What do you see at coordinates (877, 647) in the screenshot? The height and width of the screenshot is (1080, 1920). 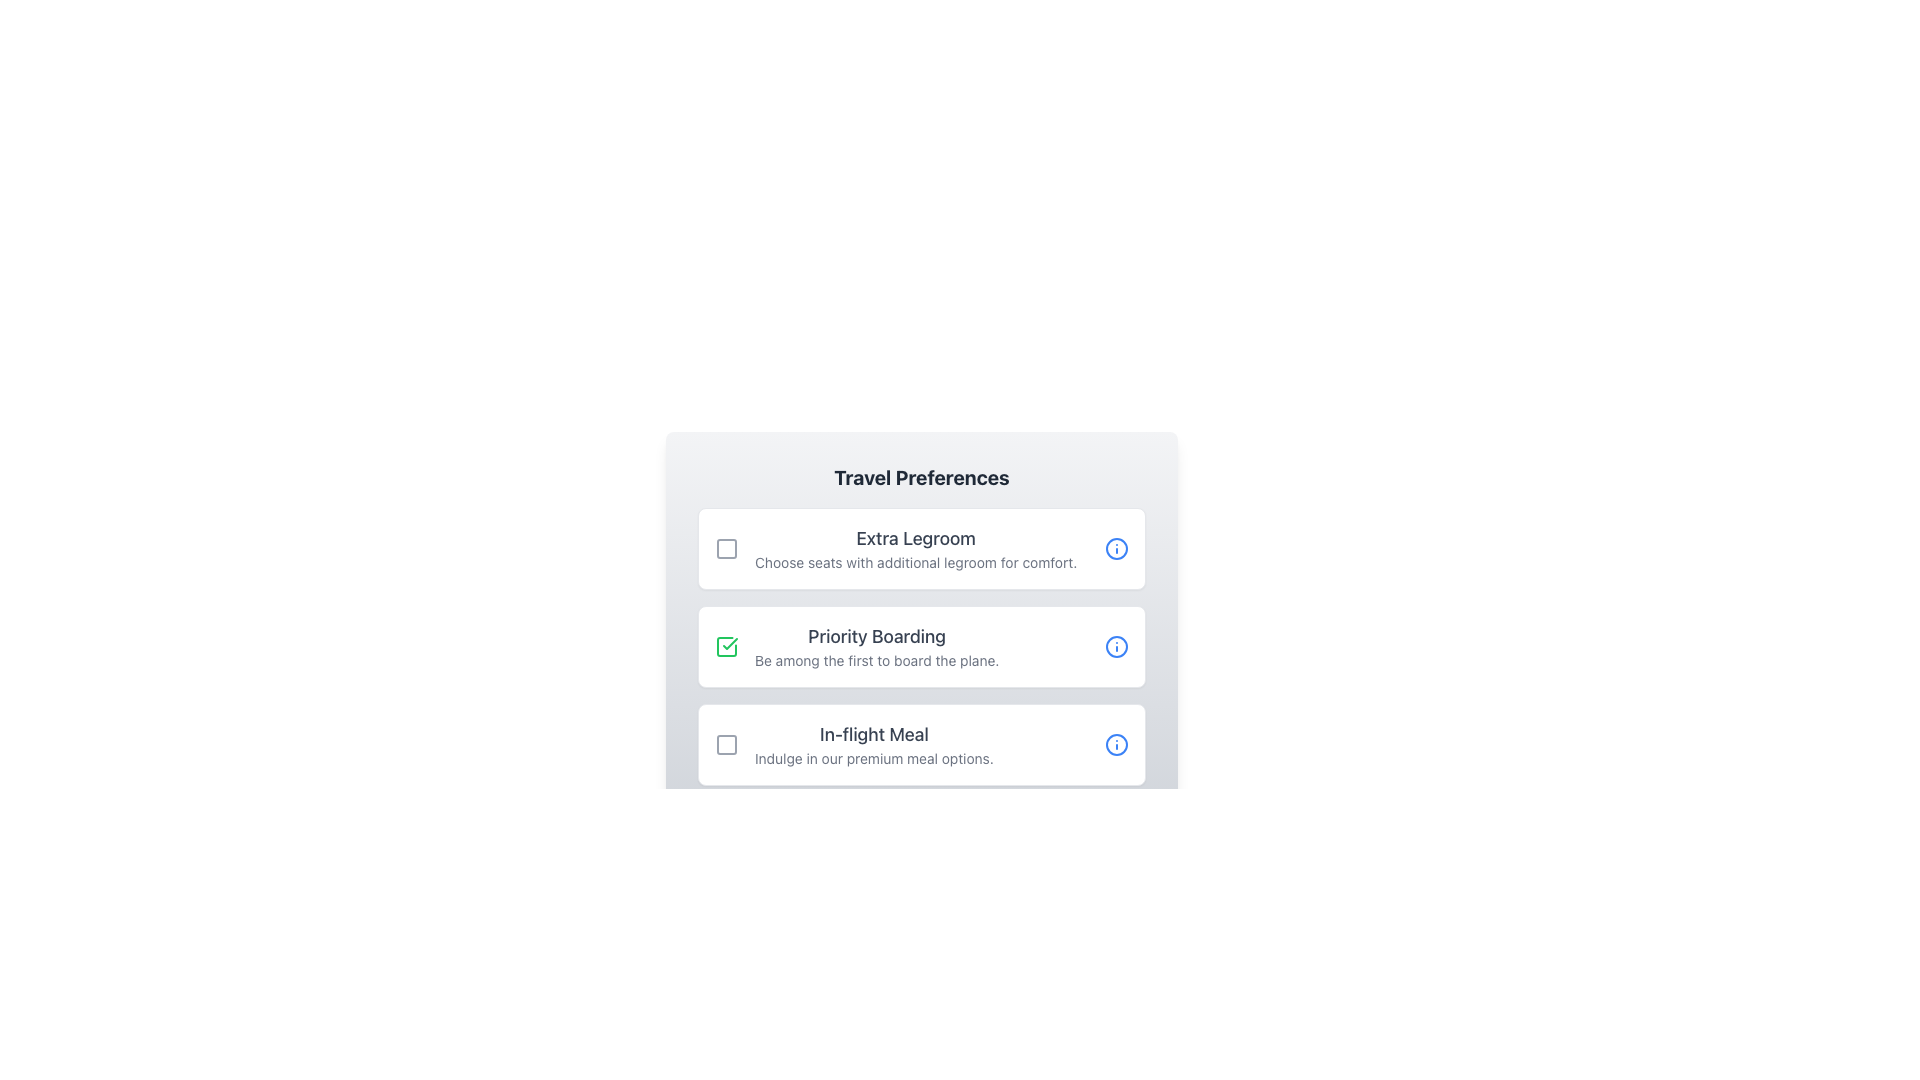 I see `information in the 'Priority Boarding' text block, which contains a header and subtext about boarding the plane, centrally located in the second row of the 'Travel Preferences' section` at bounding box center [877, 647].